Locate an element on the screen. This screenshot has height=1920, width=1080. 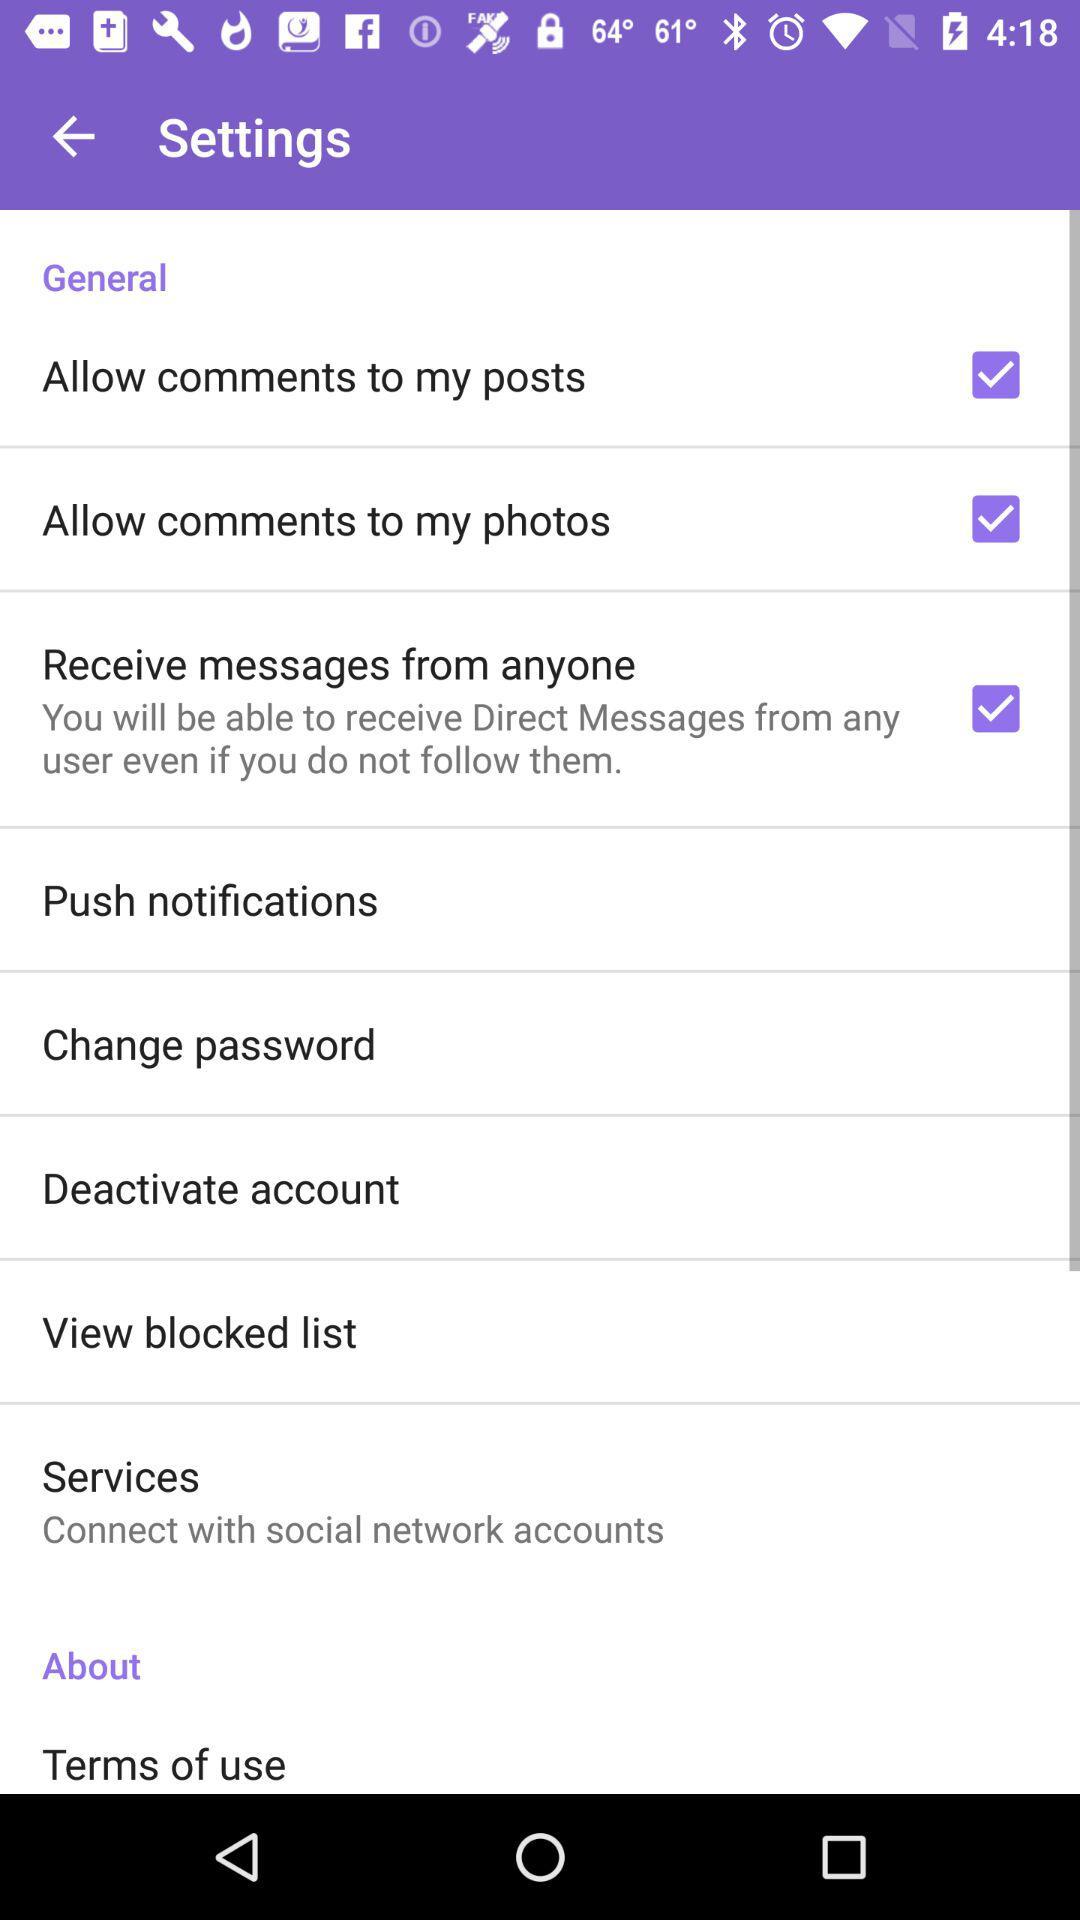
the icon below connect with social item is located at coordinates (540, 1644).